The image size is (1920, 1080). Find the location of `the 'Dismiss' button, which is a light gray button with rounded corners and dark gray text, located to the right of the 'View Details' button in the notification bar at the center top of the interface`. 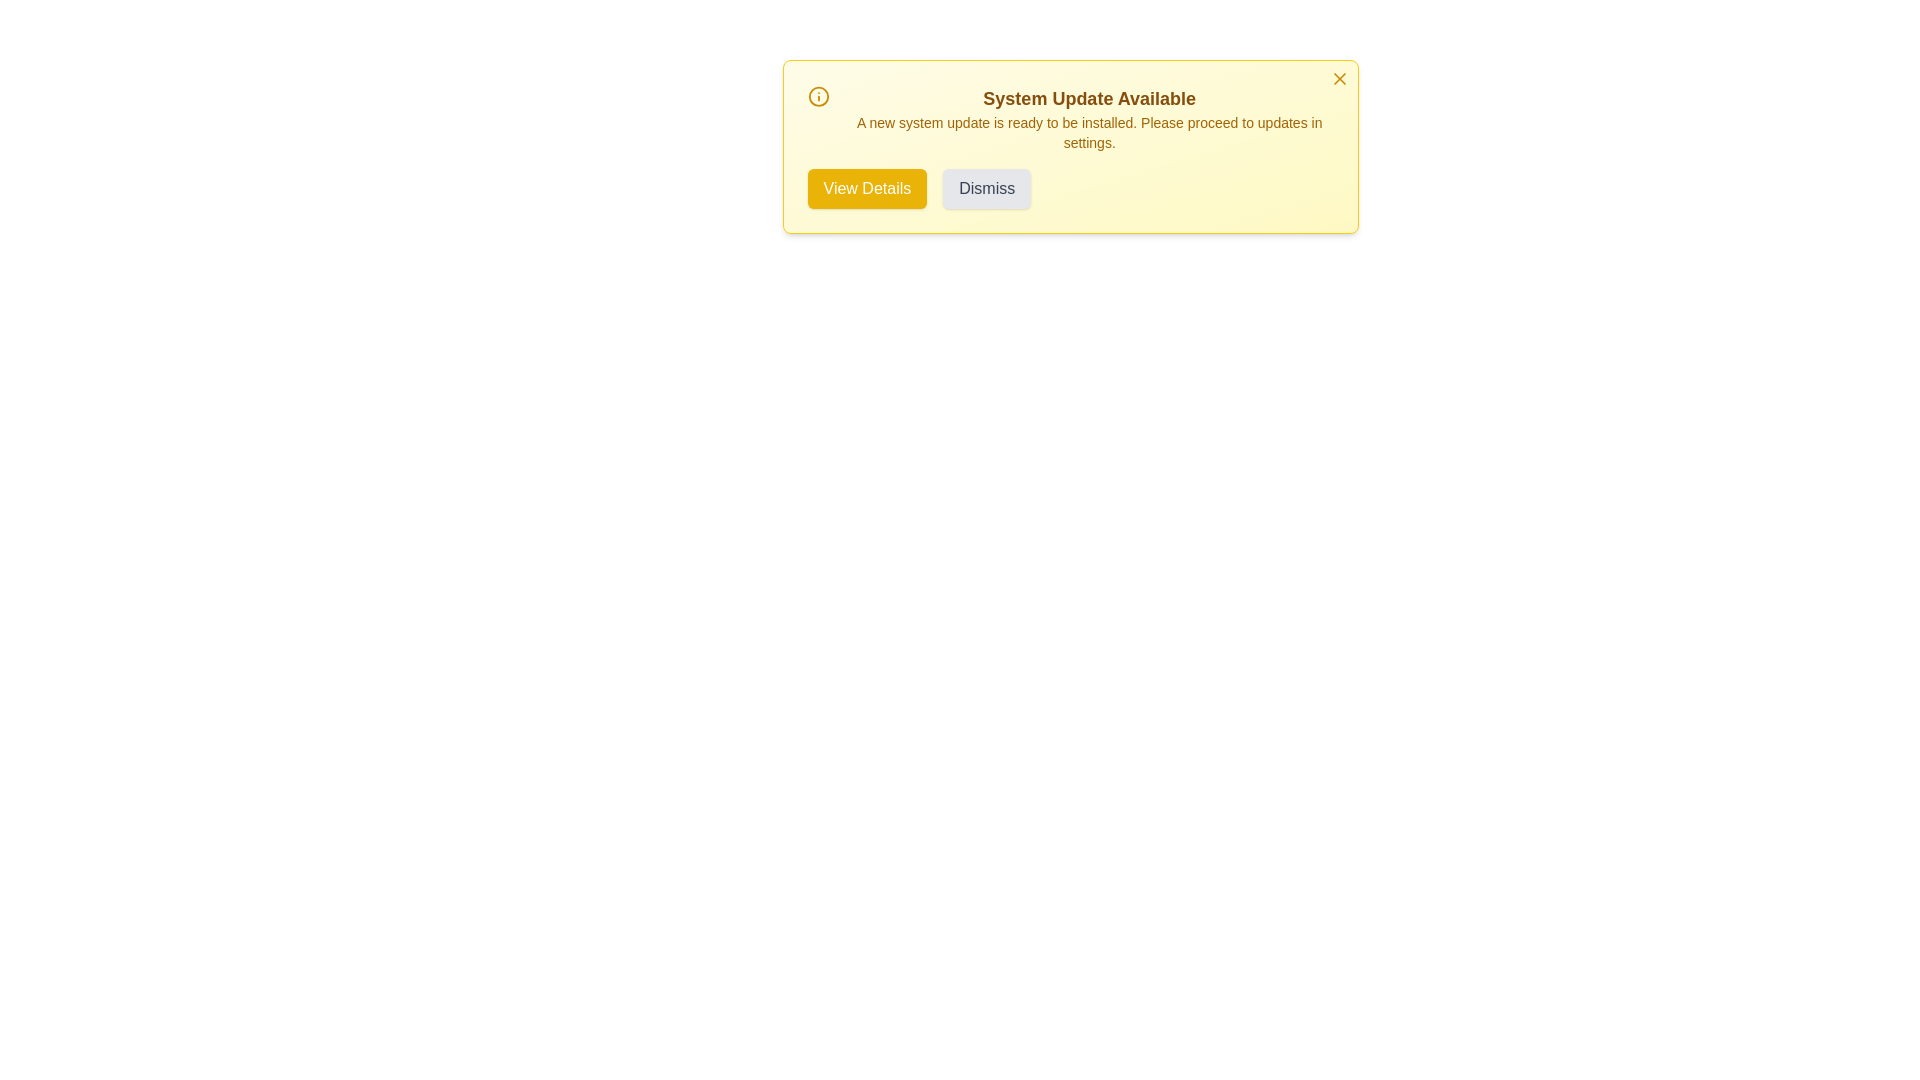

the 'Dismiss' button, which is a light gray button with rounded corners and dark gray text, located to the right of the 'View Details' button in the notification bar at the center top of the interface is located at coordinates (987, 189).